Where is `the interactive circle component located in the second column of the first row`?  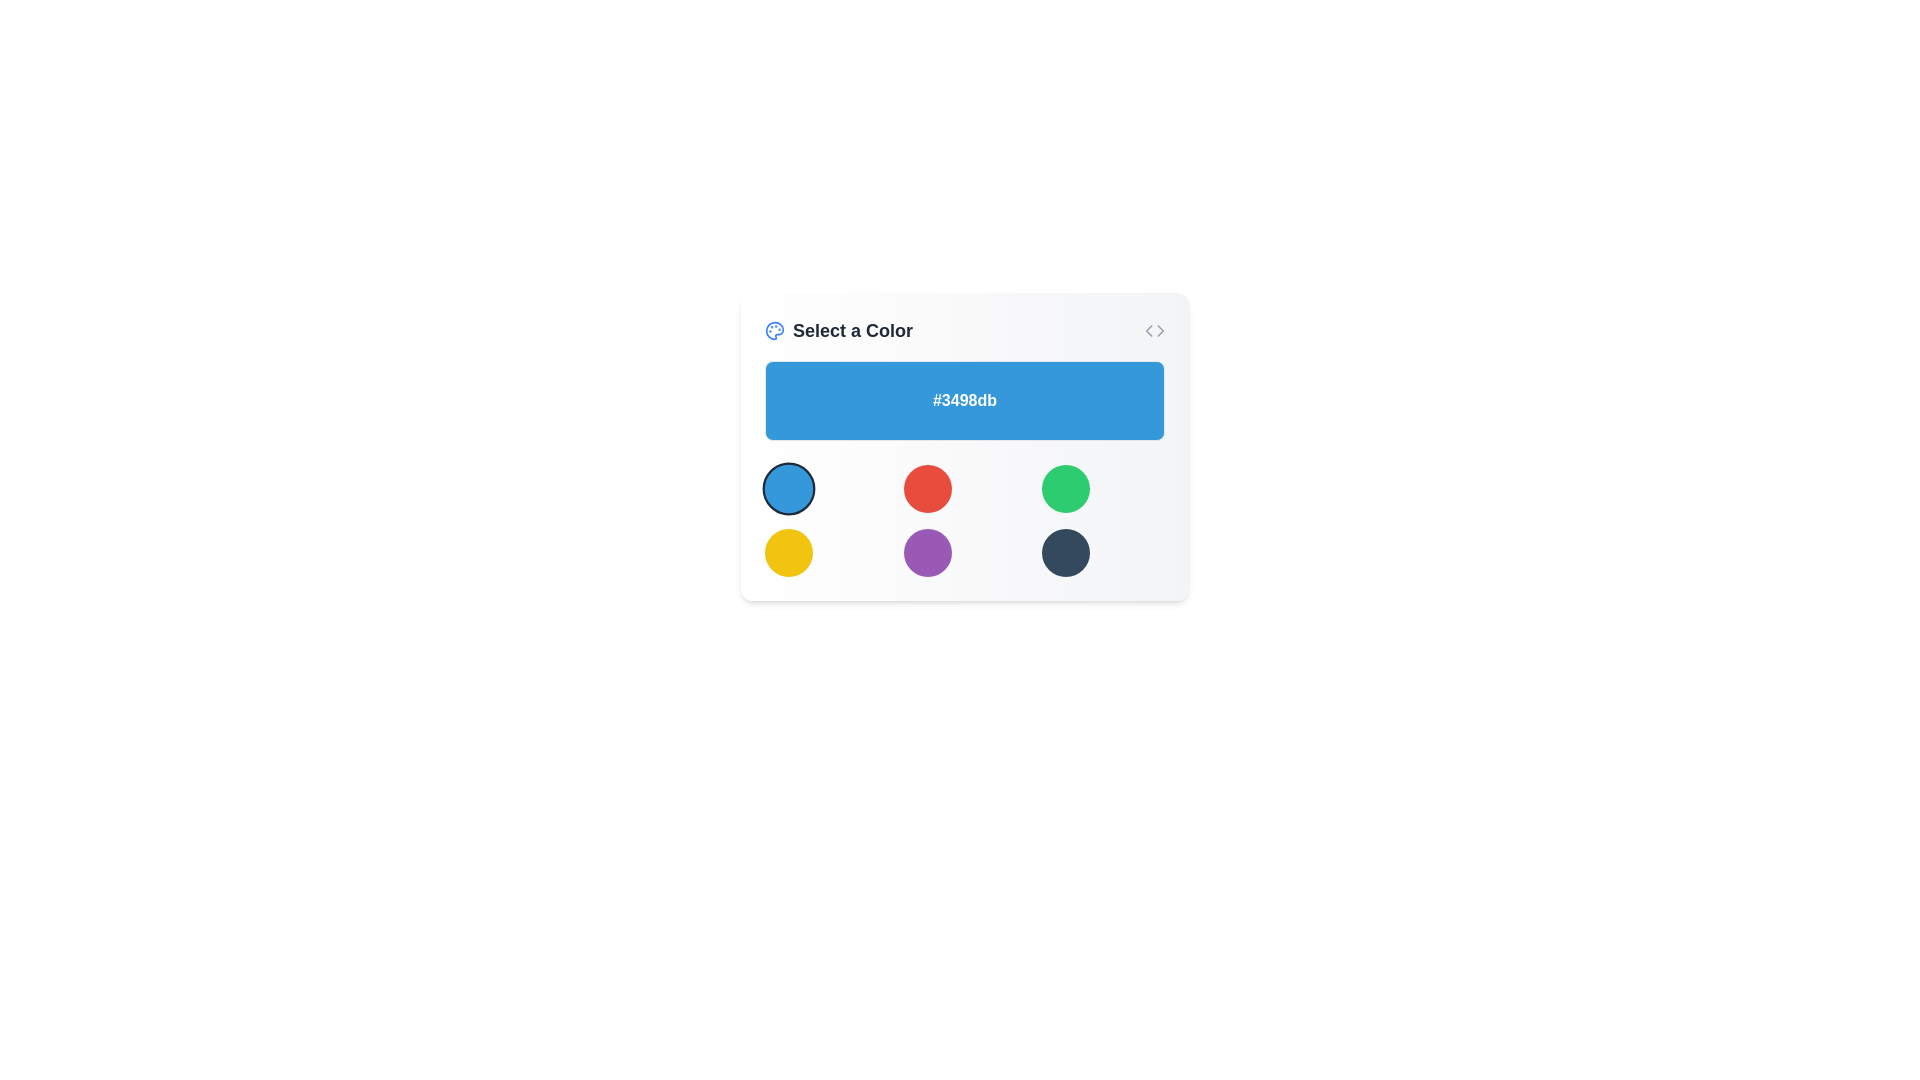
the interactive circle component located in the second column of the first row is located at coordinates (926, 489).